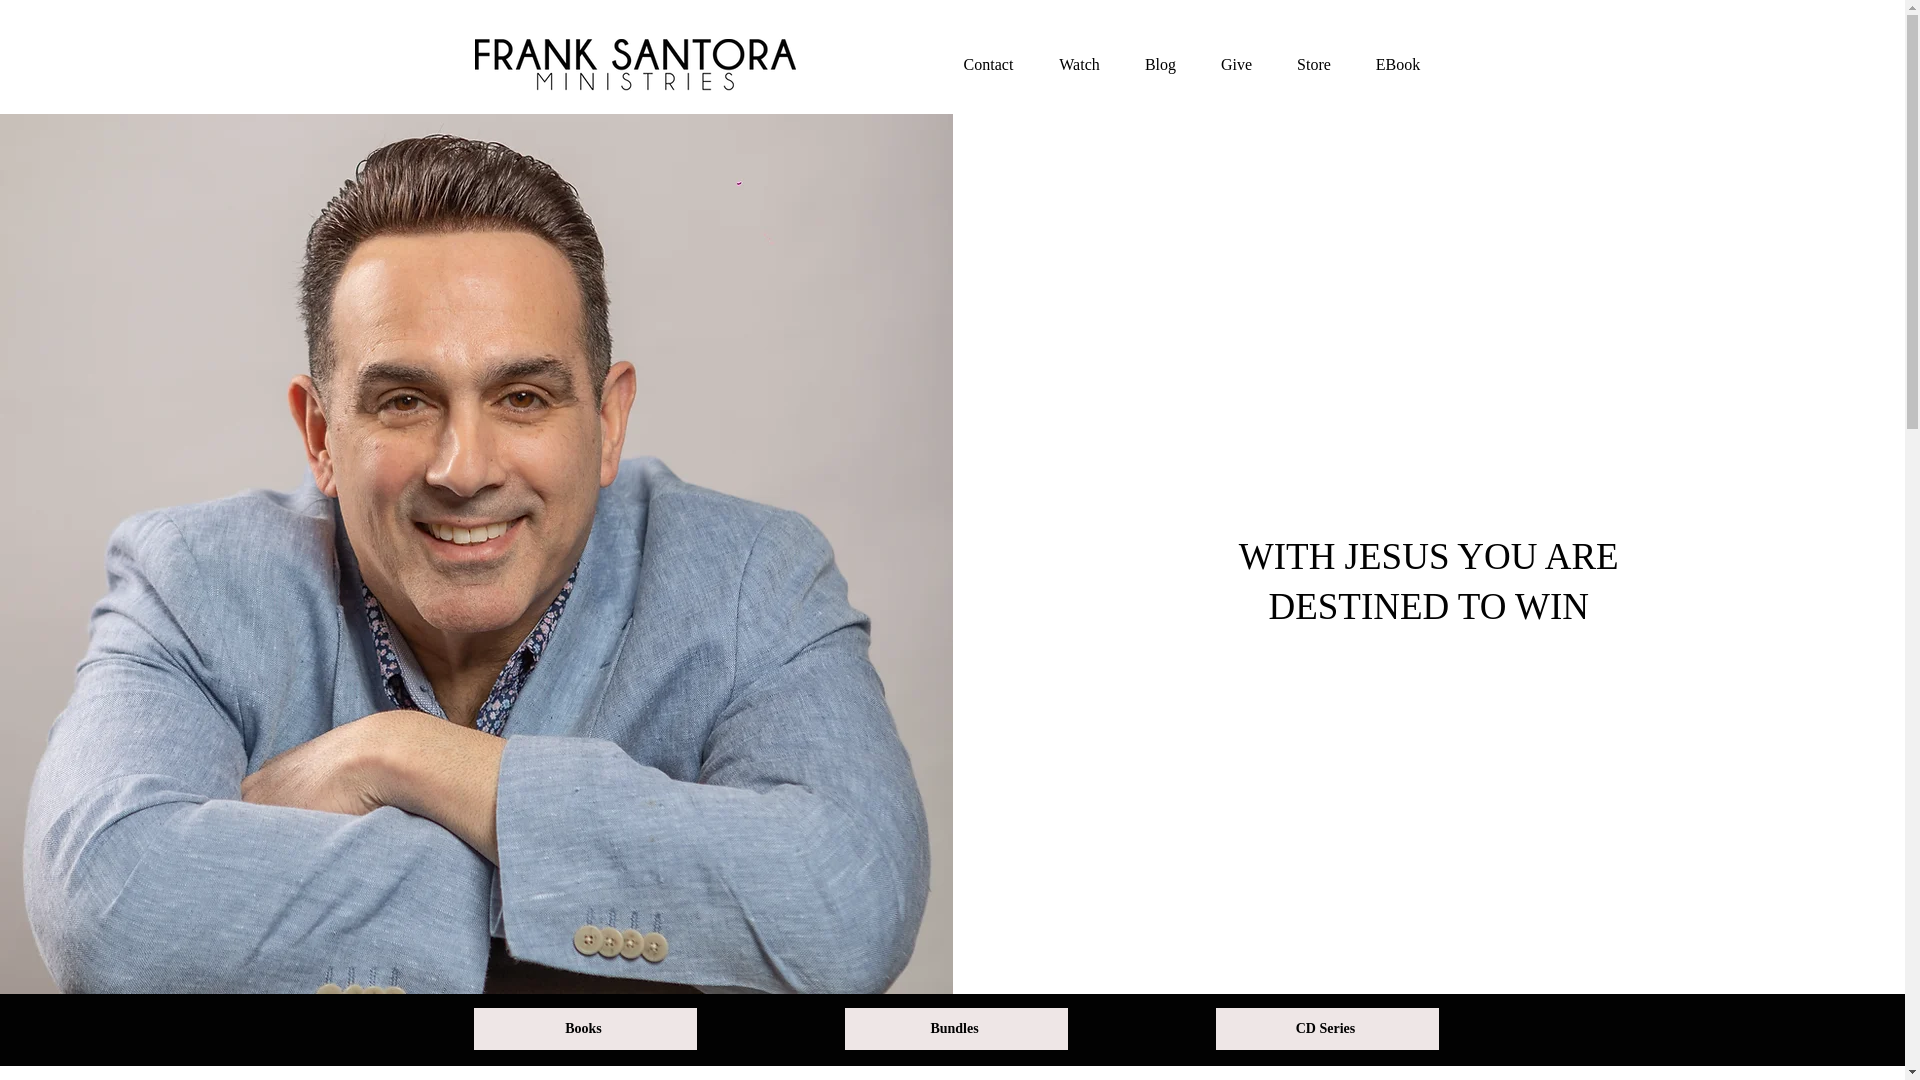 This screenshot has width=1920, height=1080. I want to click on 'EBook', so click(1397, 64).